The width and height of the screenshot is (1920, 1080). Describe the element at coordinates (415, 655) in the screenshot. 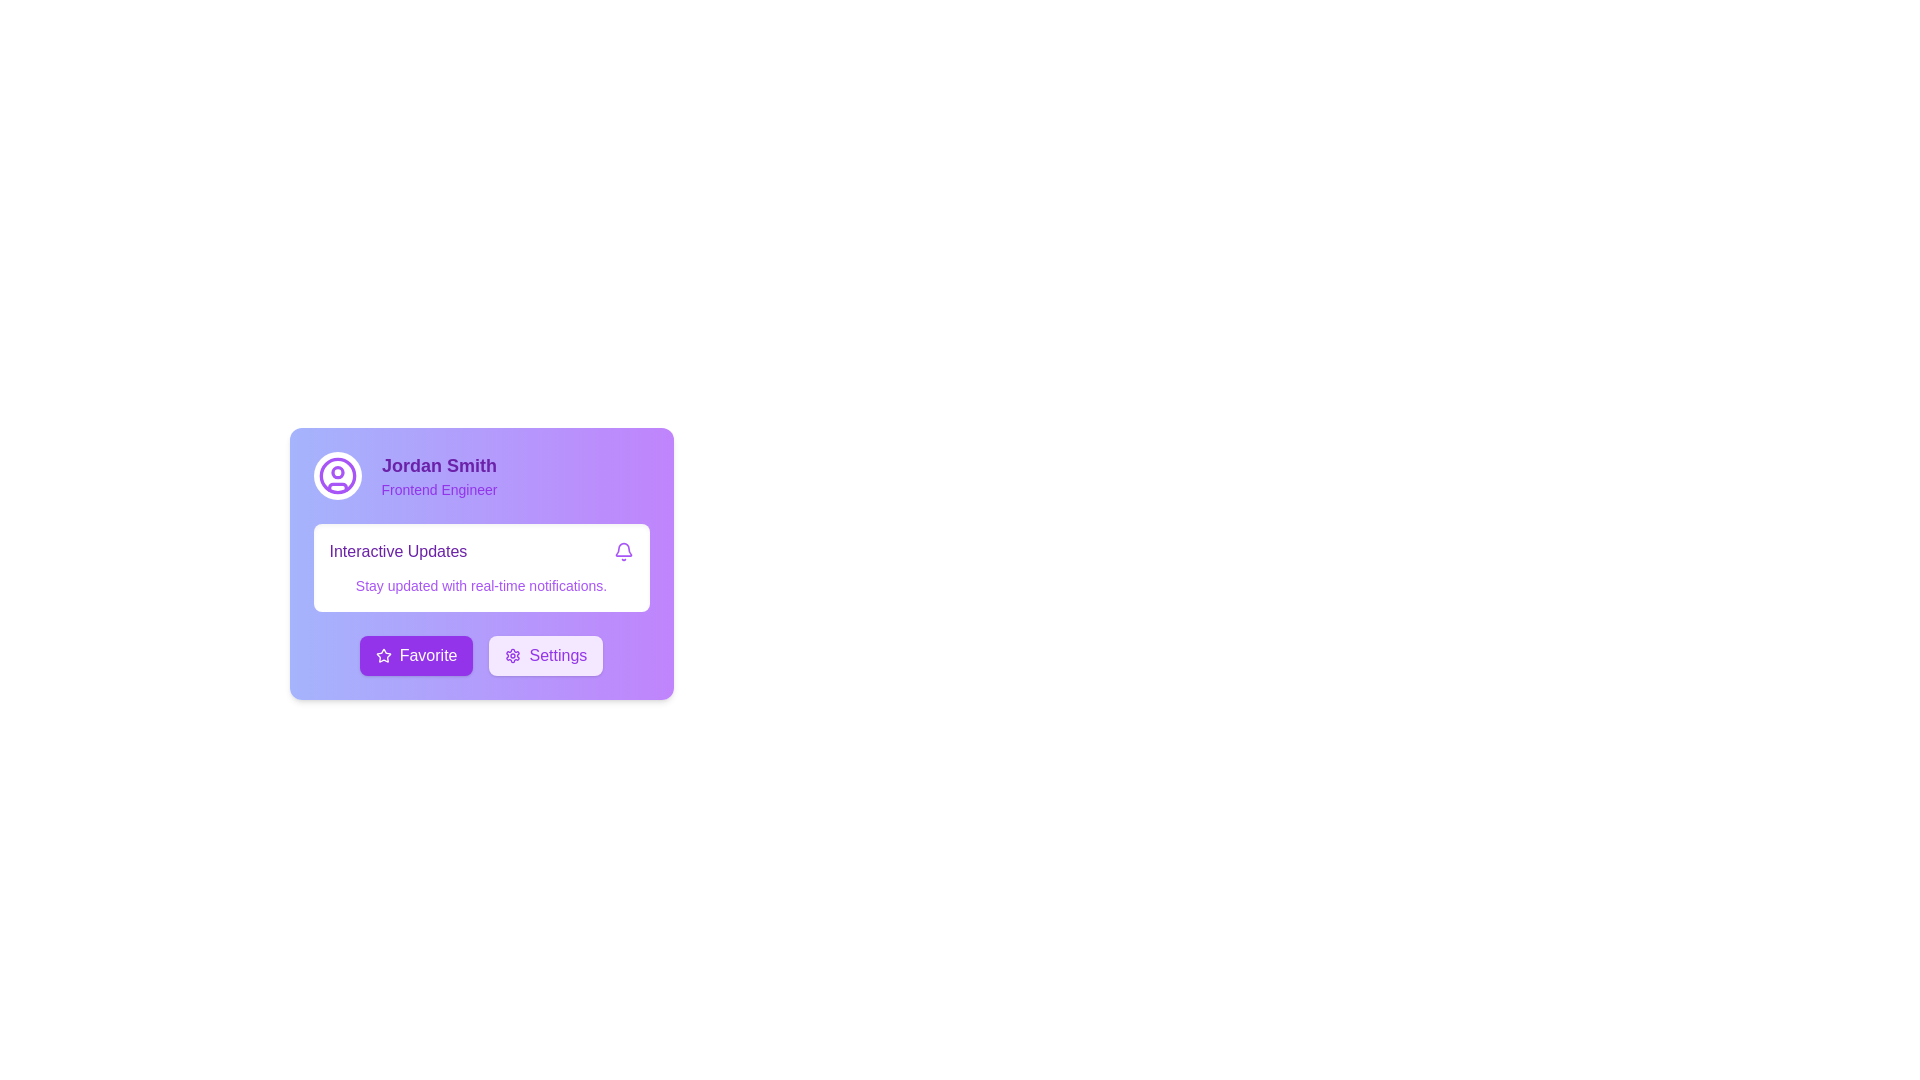

I see `the 'Favorite' button, which is the leftmost button with a purple background and a star icon` at that location.